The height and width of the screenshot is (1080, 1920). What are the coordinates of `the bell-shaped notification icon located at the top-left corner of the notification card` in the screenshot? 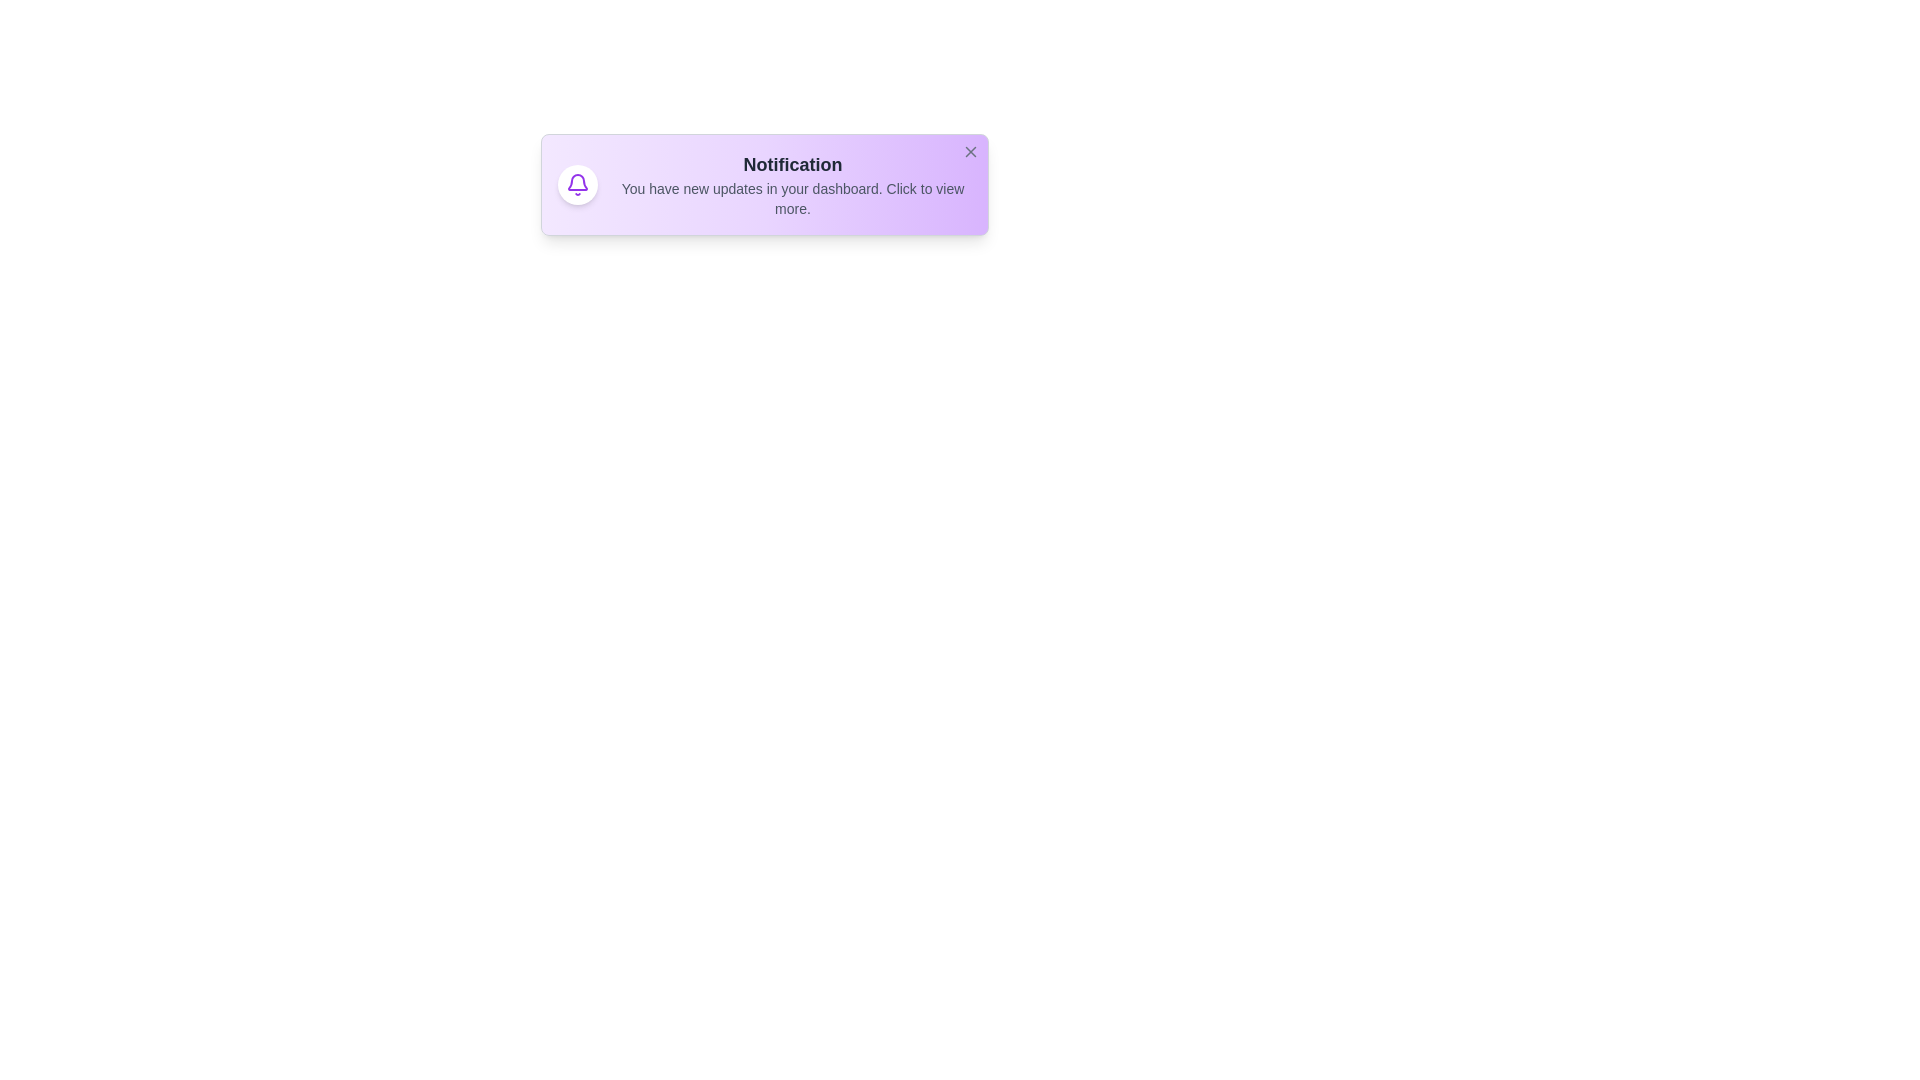 It's located at (576, 182).